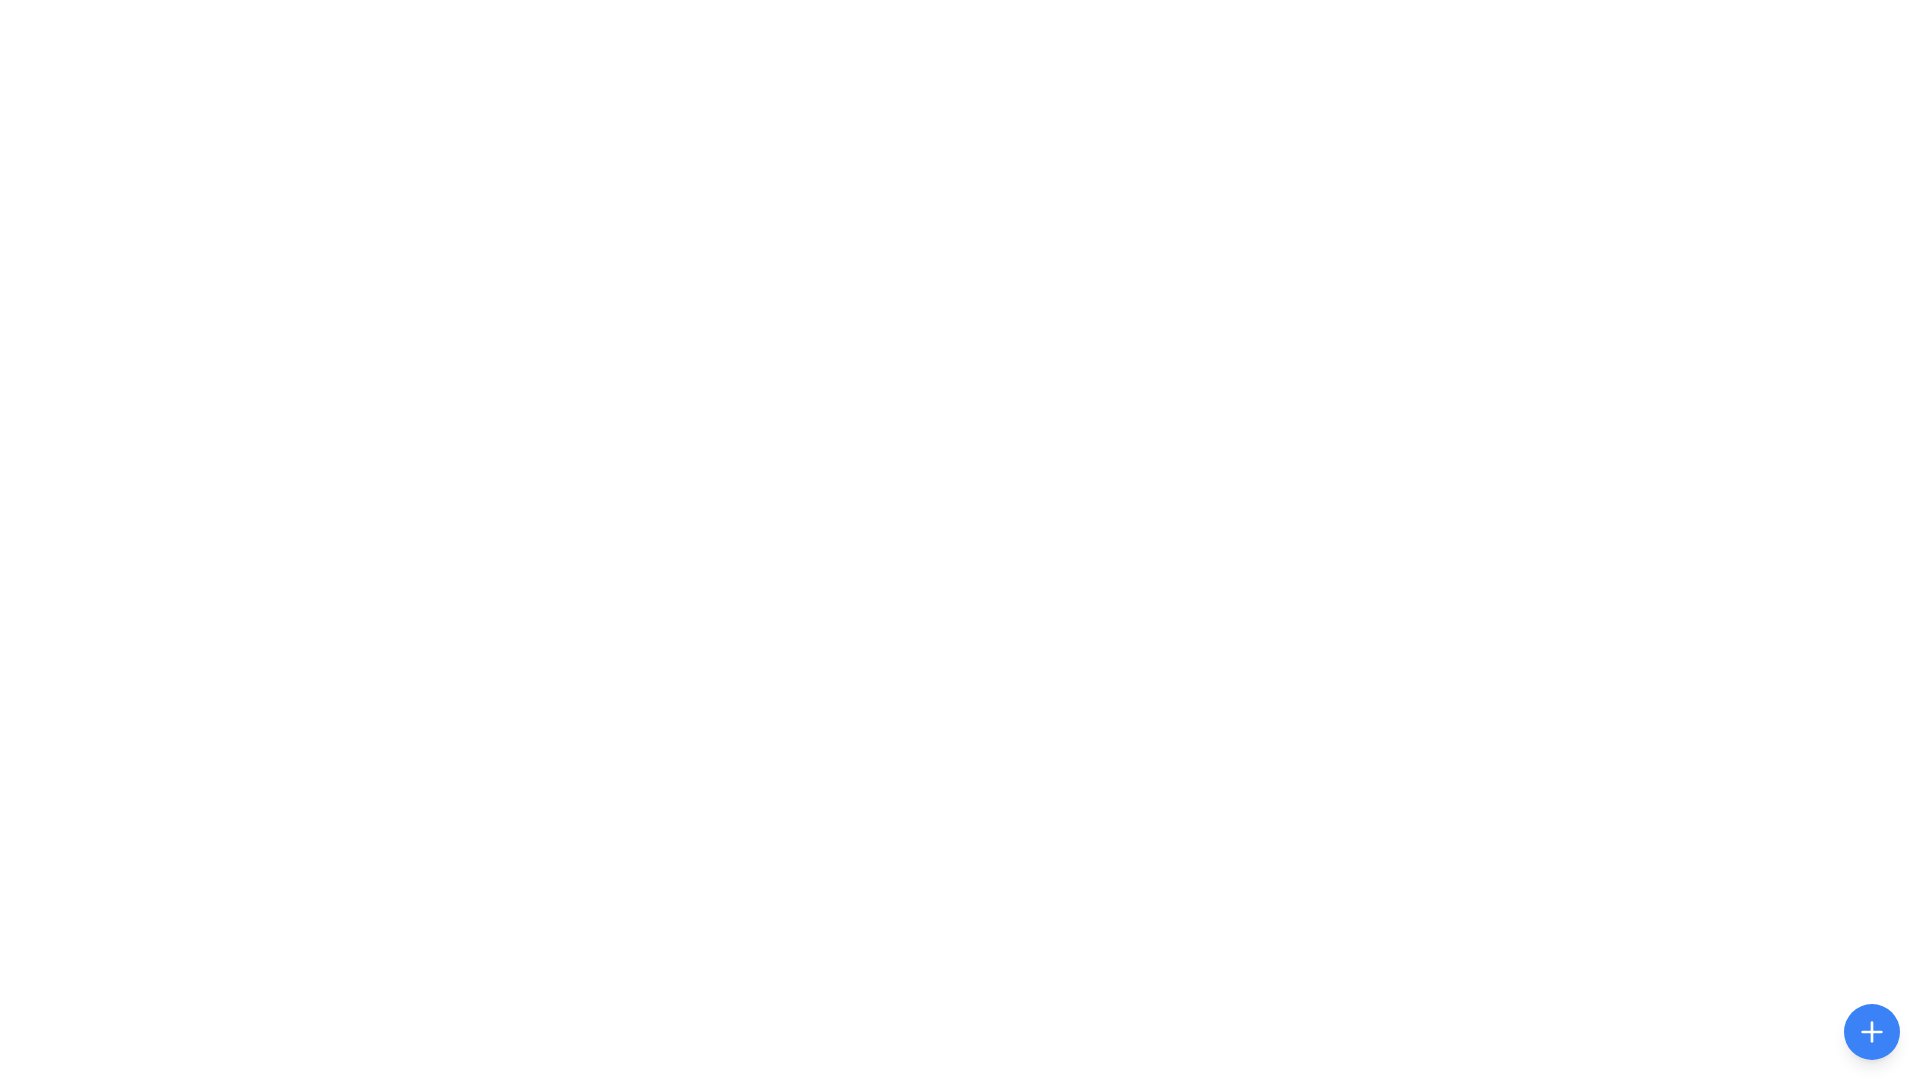 The image size is (1920, 1080). What do you see at coordinates (1871, 1032) in the screenshot?
I see `the blue circular button with a white cross symbol located at the bottom-right corner of the interface` at bounding box center [1871, 1032].